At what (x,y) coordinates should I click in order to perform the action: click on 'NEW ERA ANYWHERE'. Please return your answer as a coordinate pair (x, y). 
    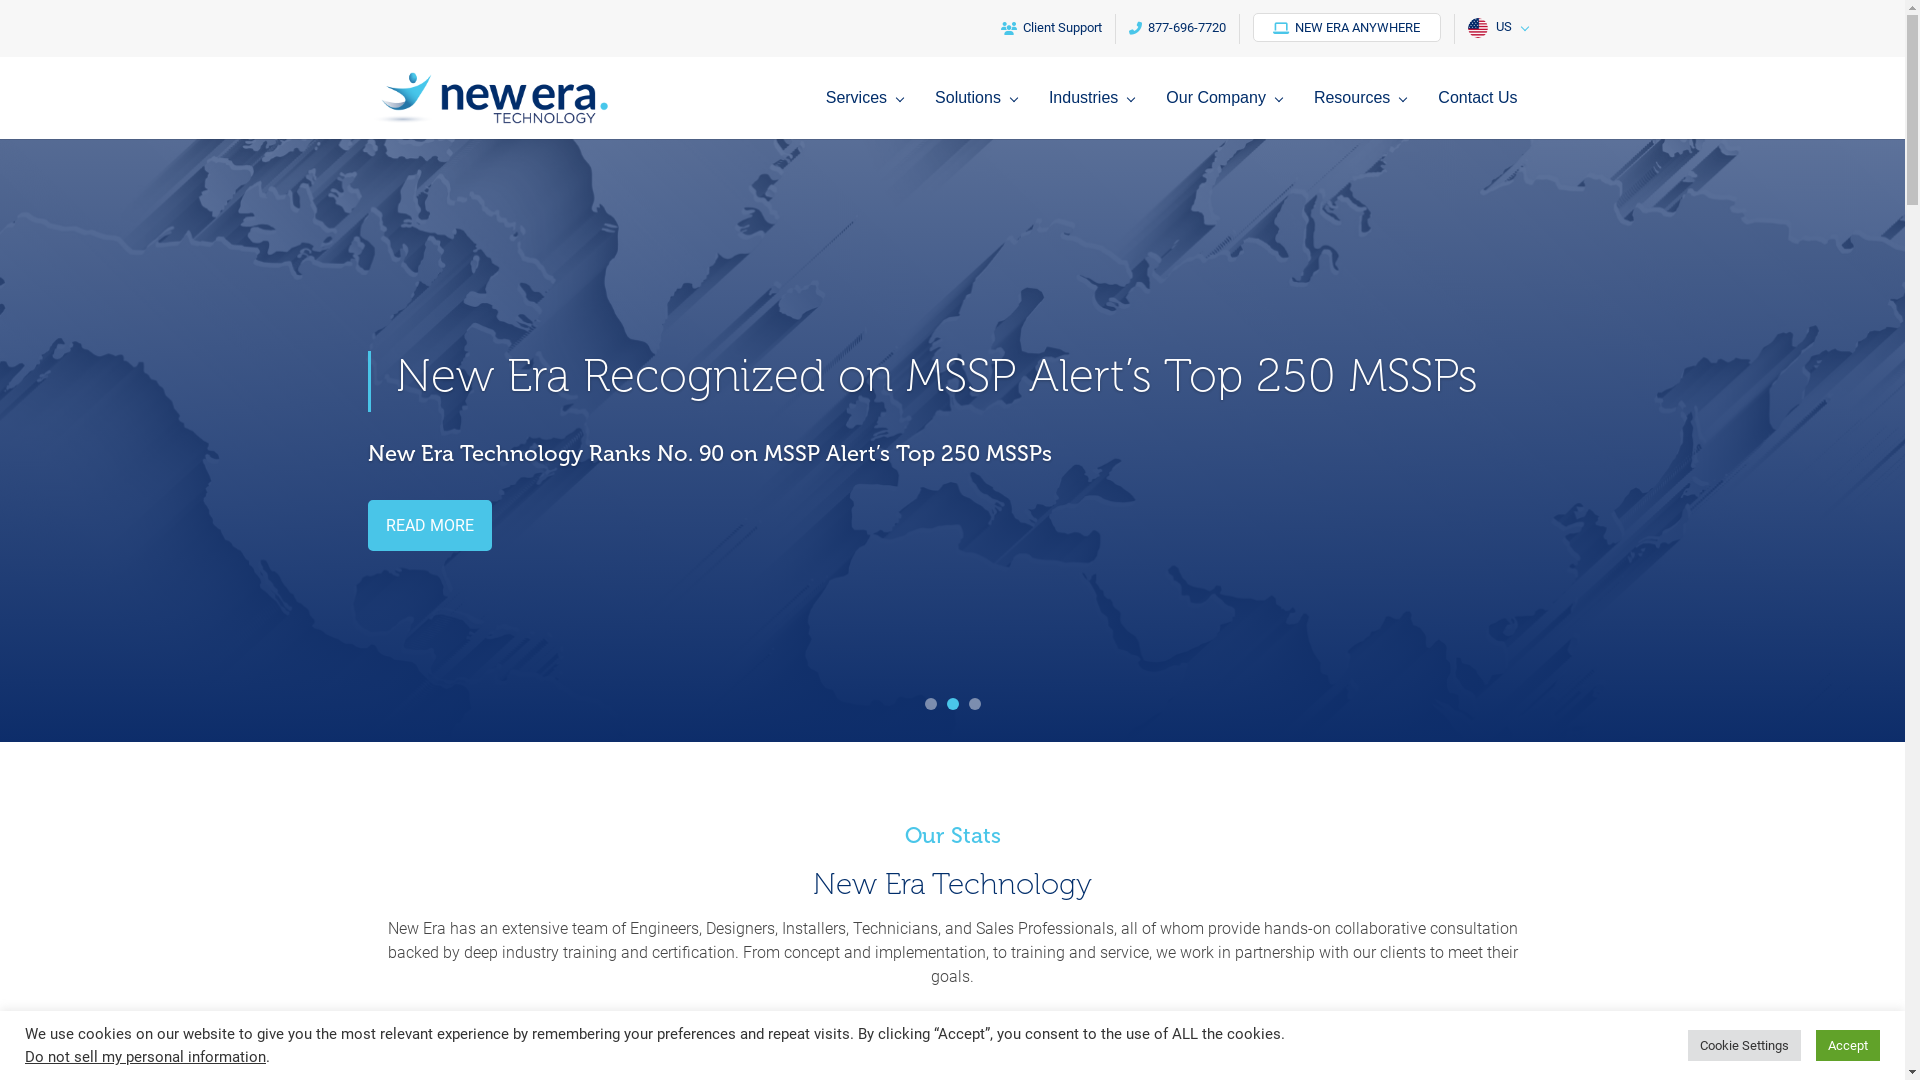
    Looking at the image, I should click on (1345, 27).